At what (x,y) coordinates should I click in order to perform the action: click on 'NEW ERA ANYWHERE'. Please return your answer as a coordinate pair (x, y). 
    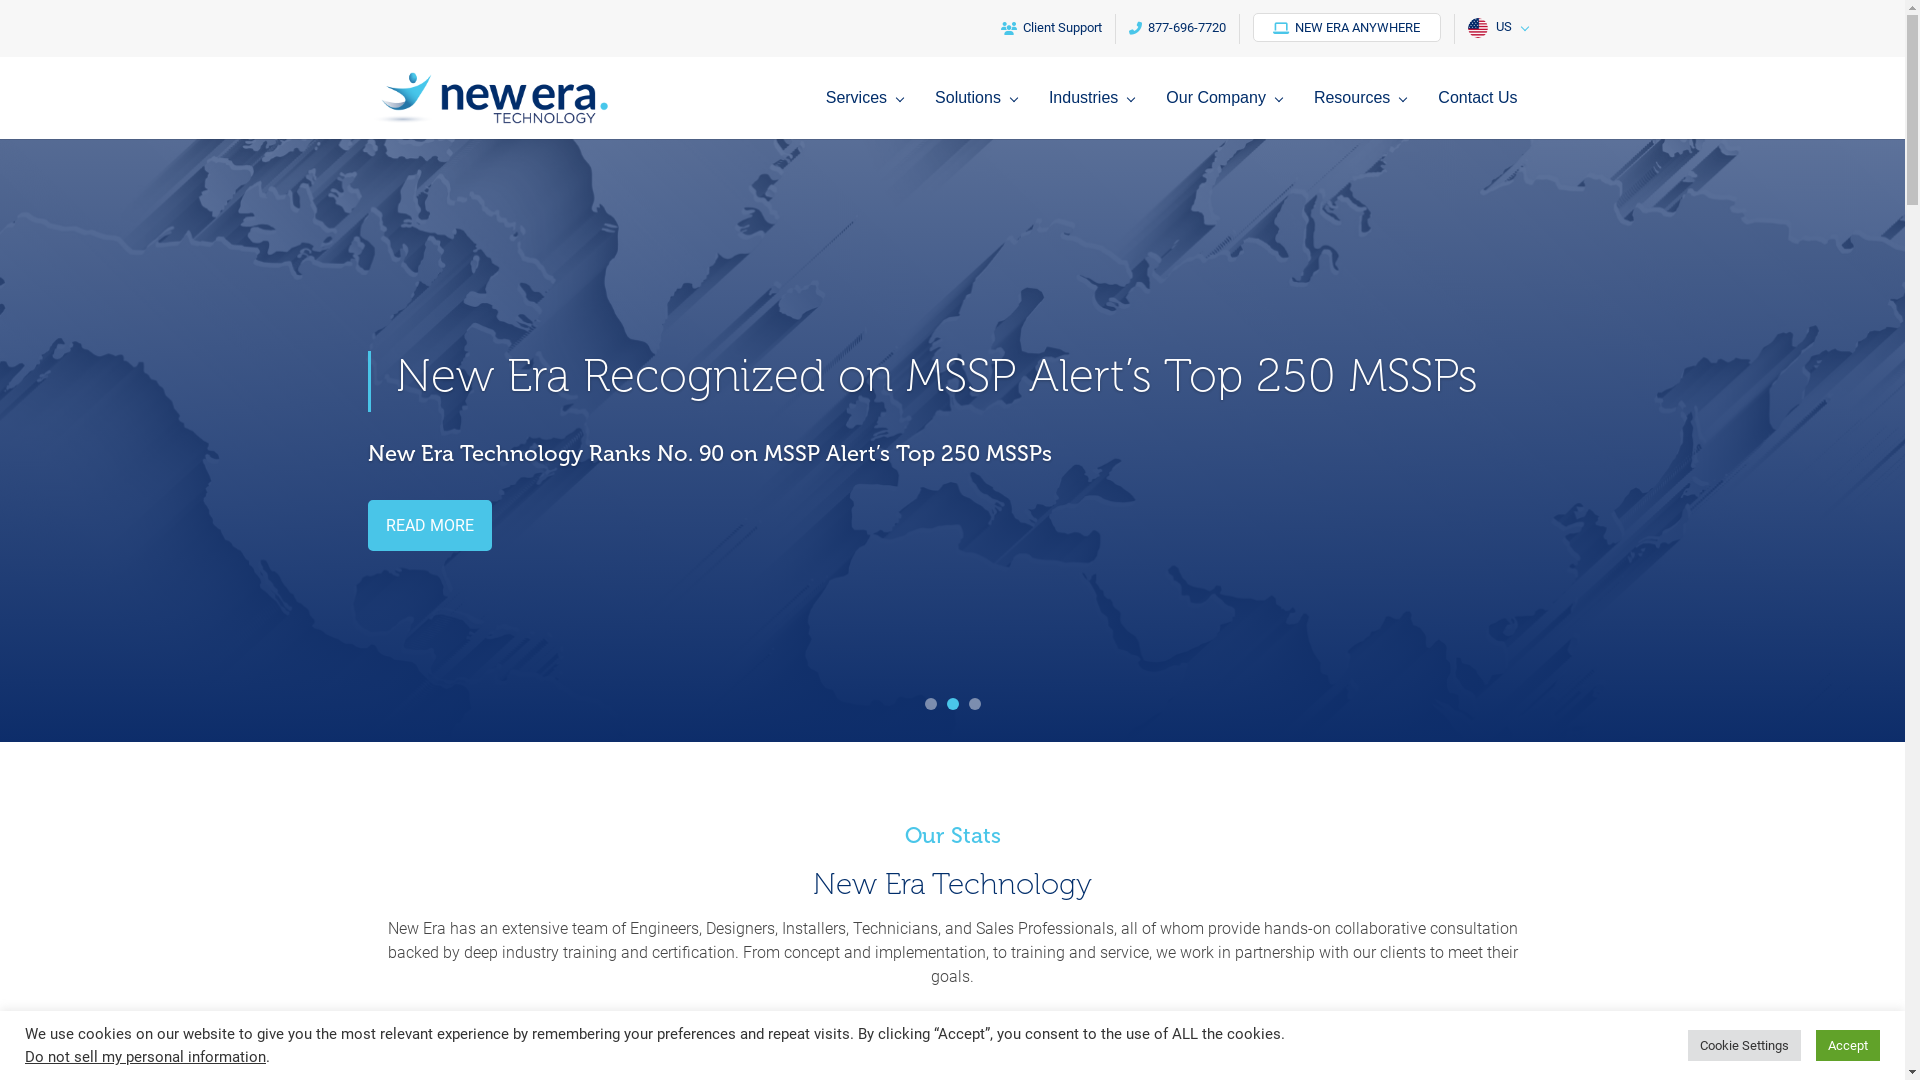
    Looking at the image, I should click on (1345, 27).